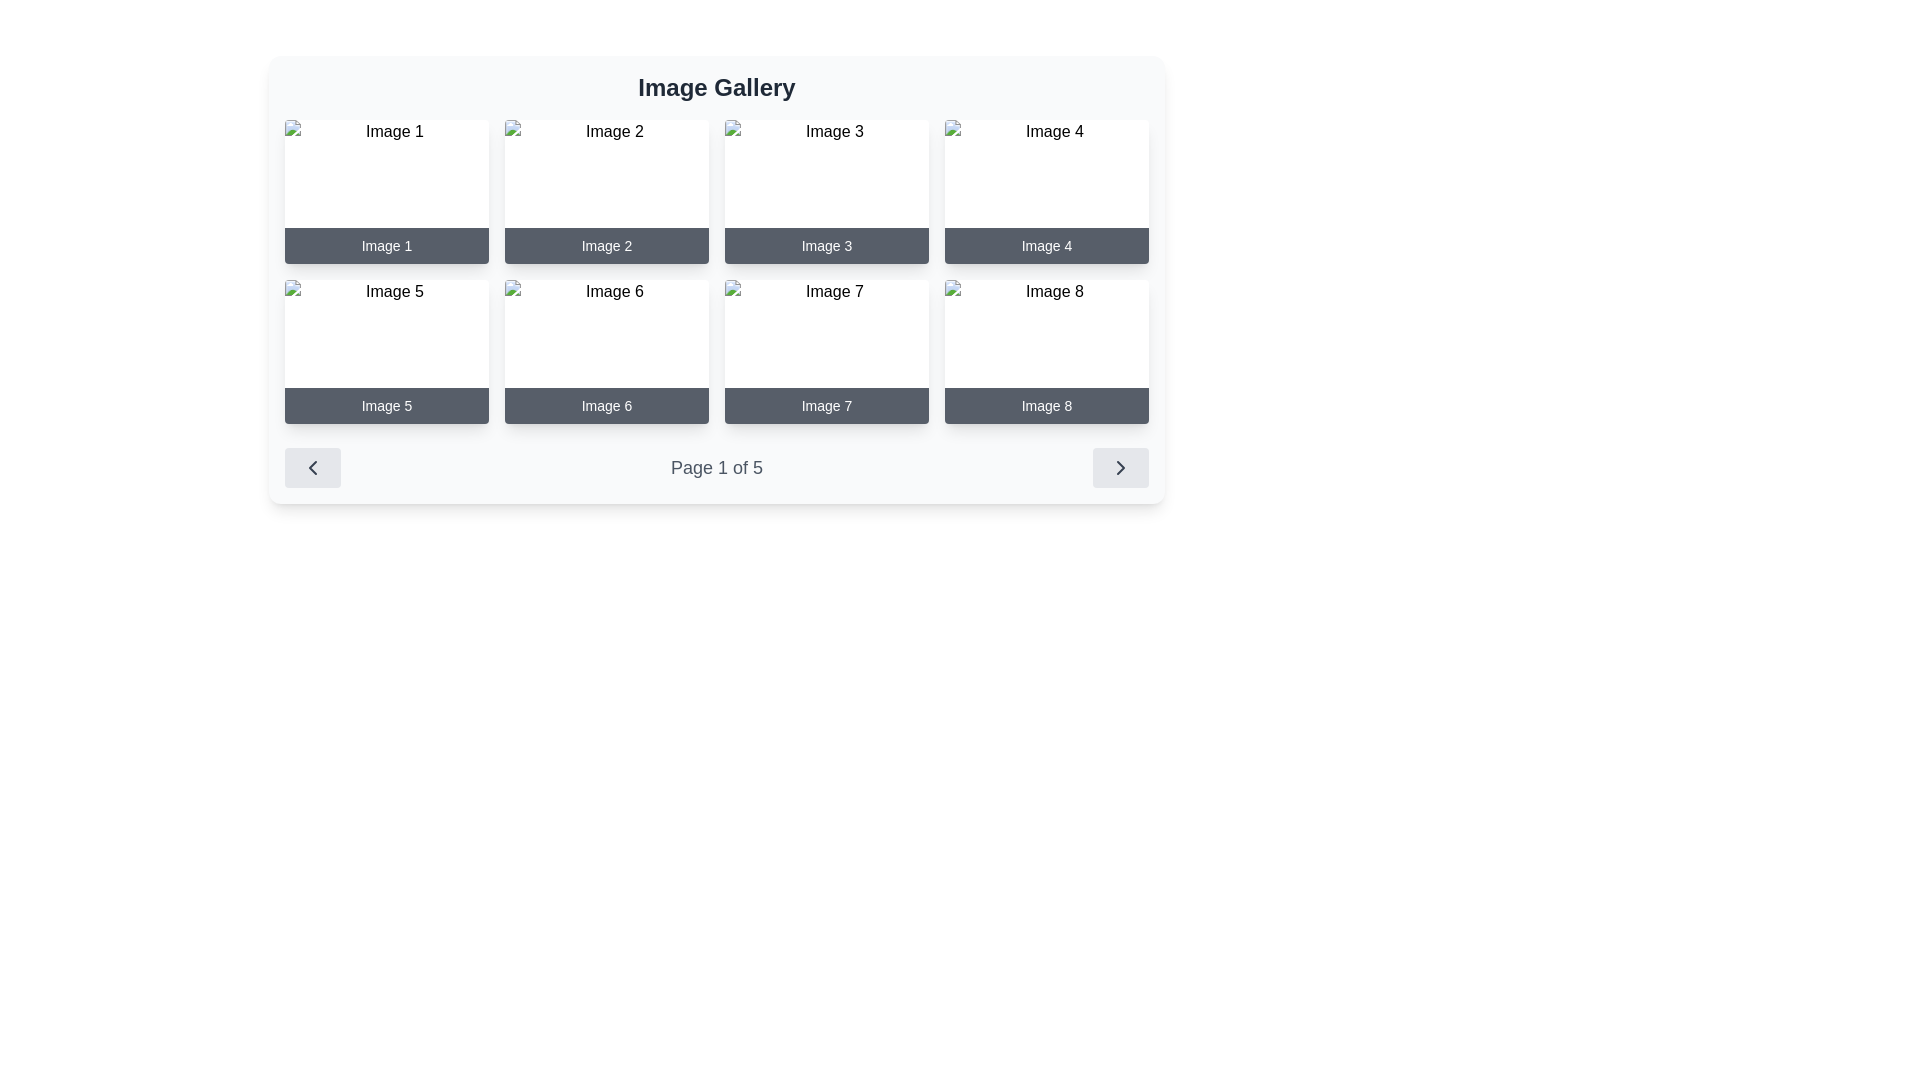 The height and width of the screenshot is (1080, 1920). I want to click on the text label or caption with the white text reading 'Image 4' located in the top row, fourth column of the grid, which has a dark gray background, so click(1045, 245).